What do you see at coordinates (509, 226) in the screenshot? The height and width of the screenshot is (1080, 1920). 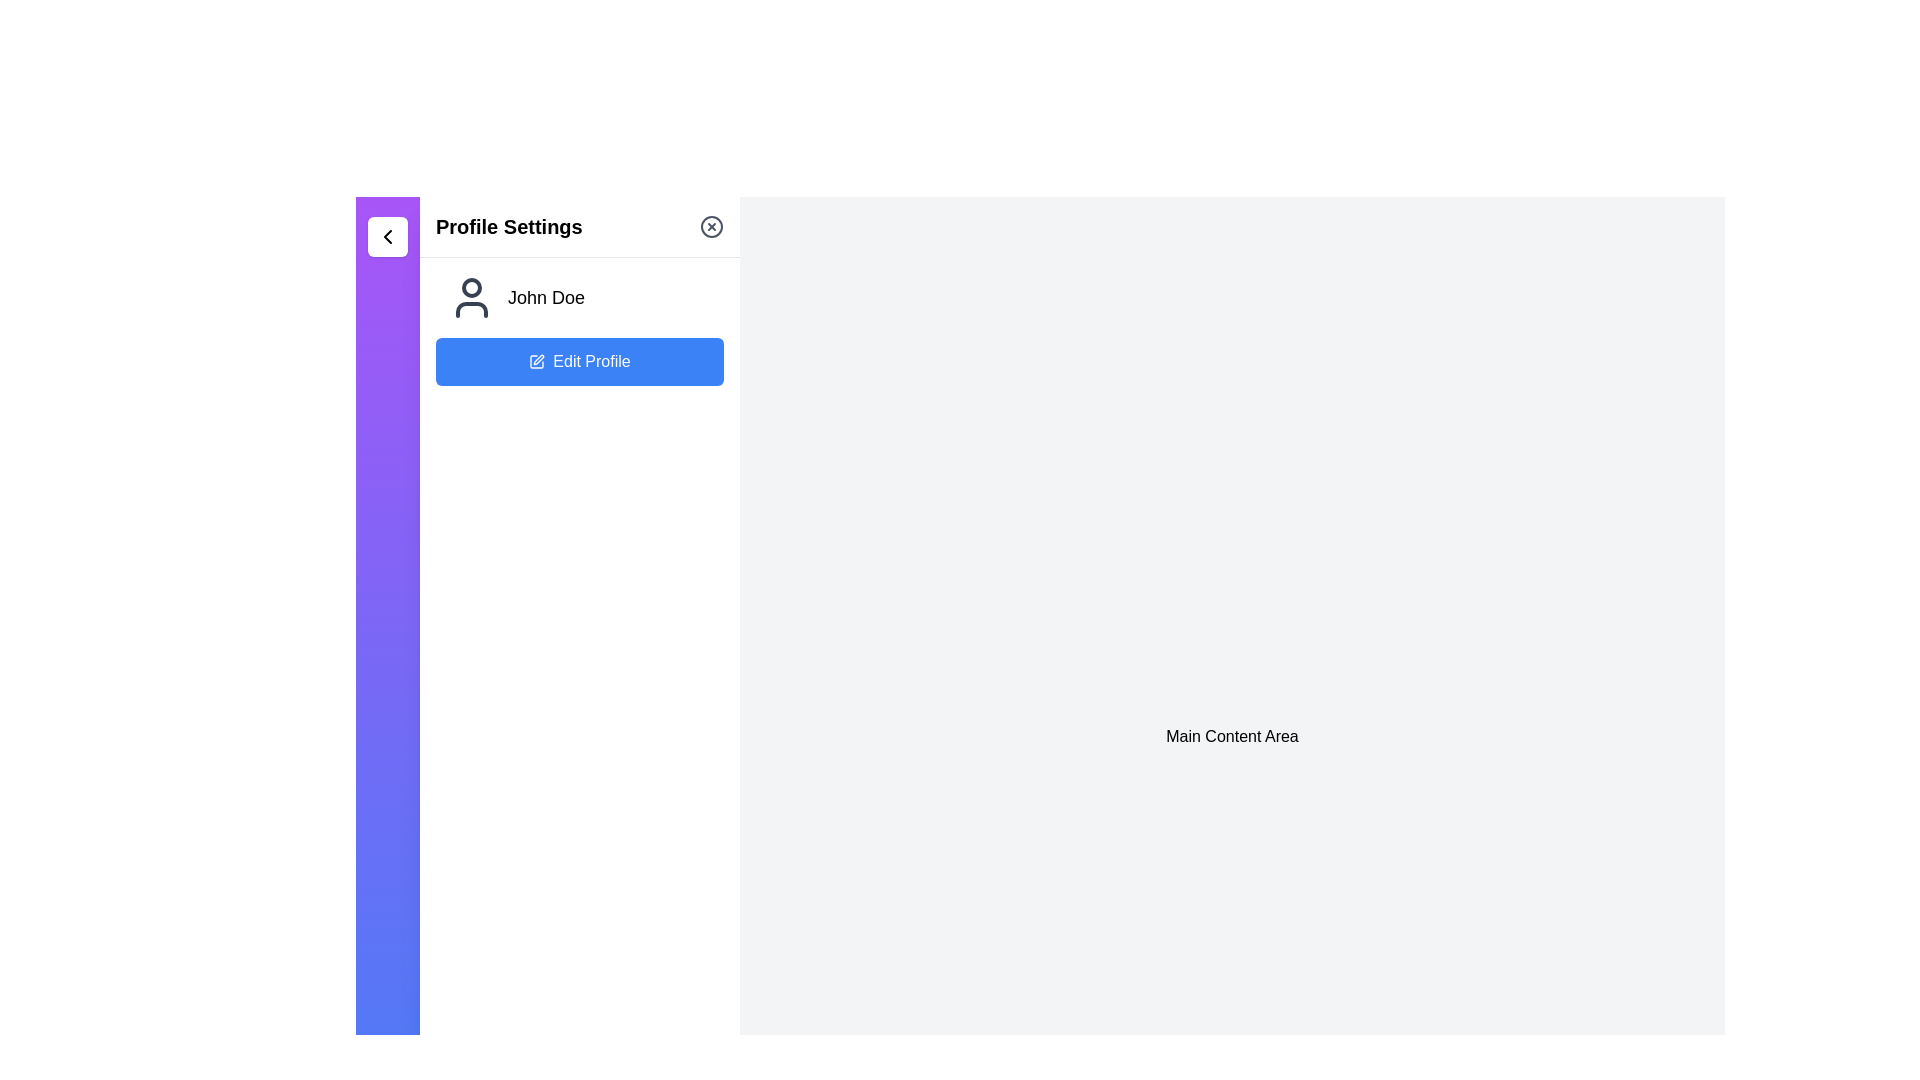 I see `the 'Profile Settings' header element, which identifies the current section of the application` at bounding box center [509, 226].